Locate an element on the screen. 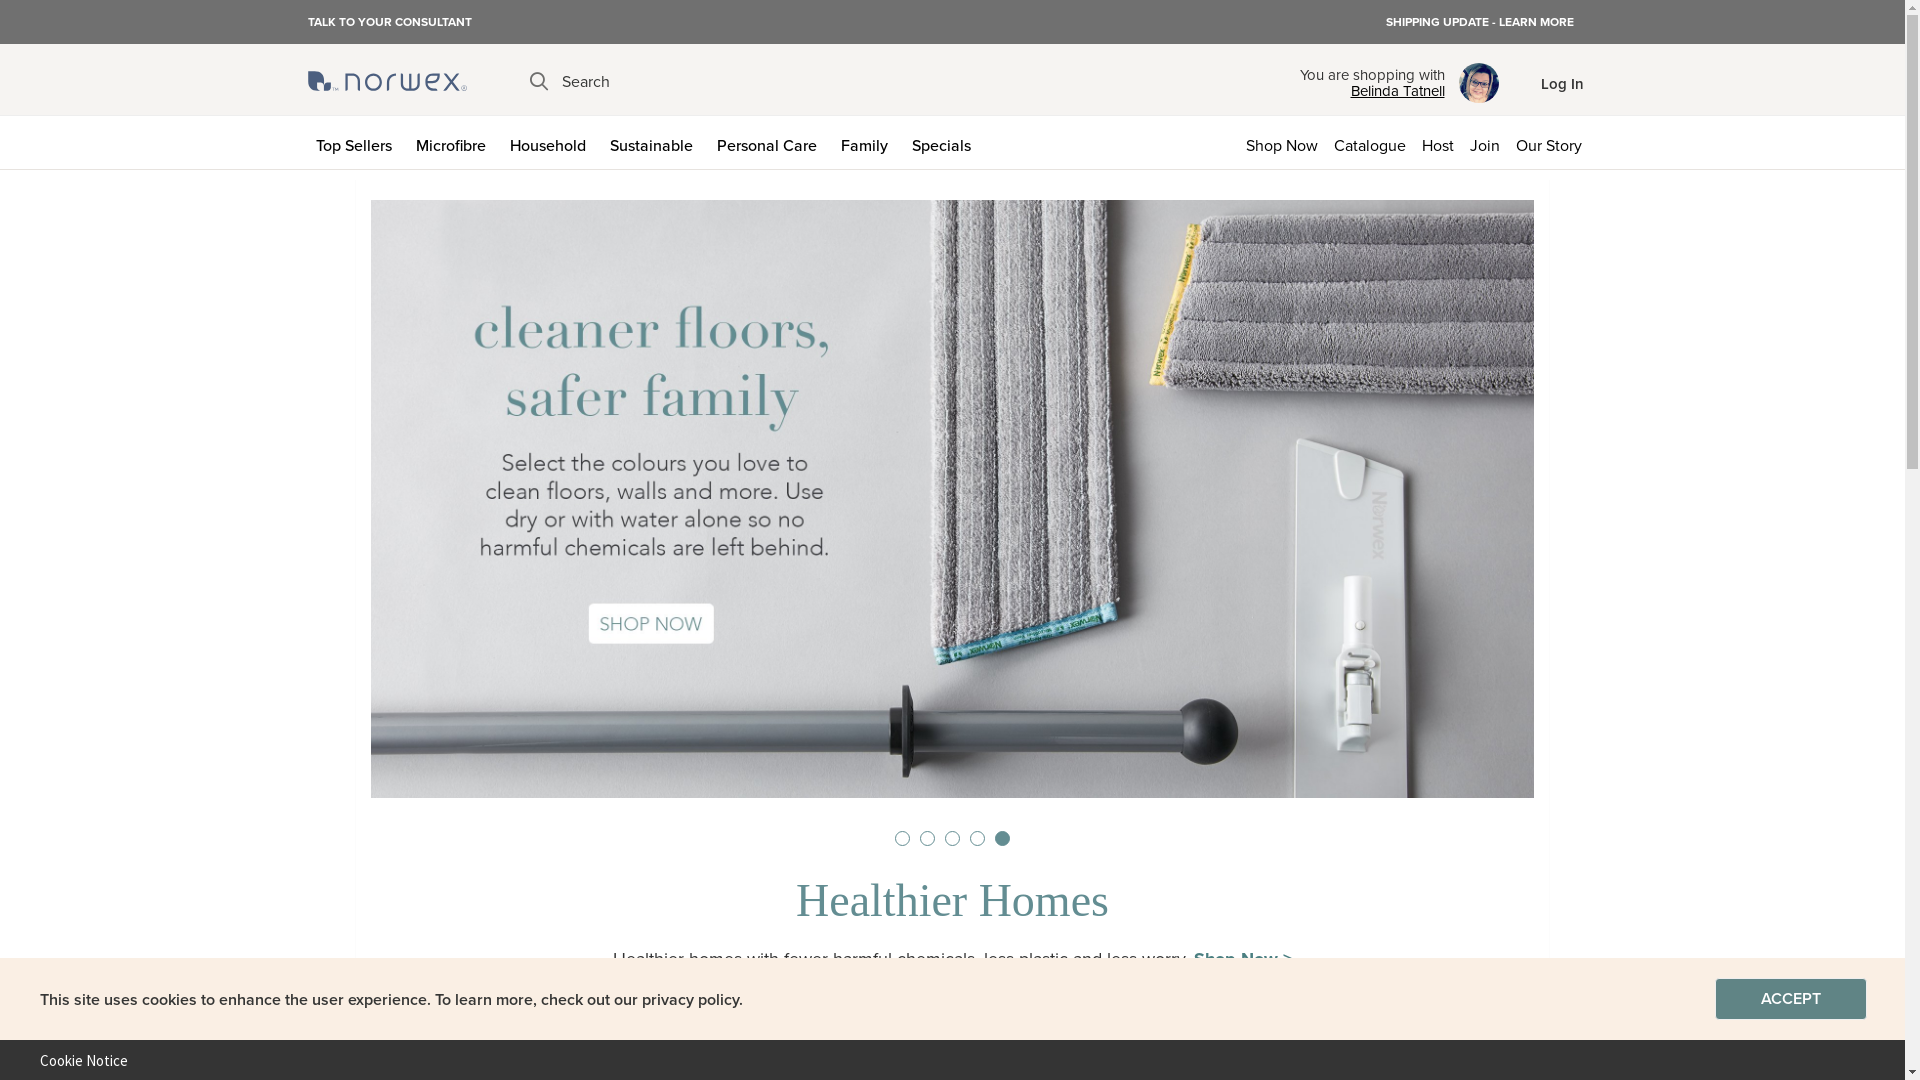  'Shop Now >' is located at coordinates (1194, 958).